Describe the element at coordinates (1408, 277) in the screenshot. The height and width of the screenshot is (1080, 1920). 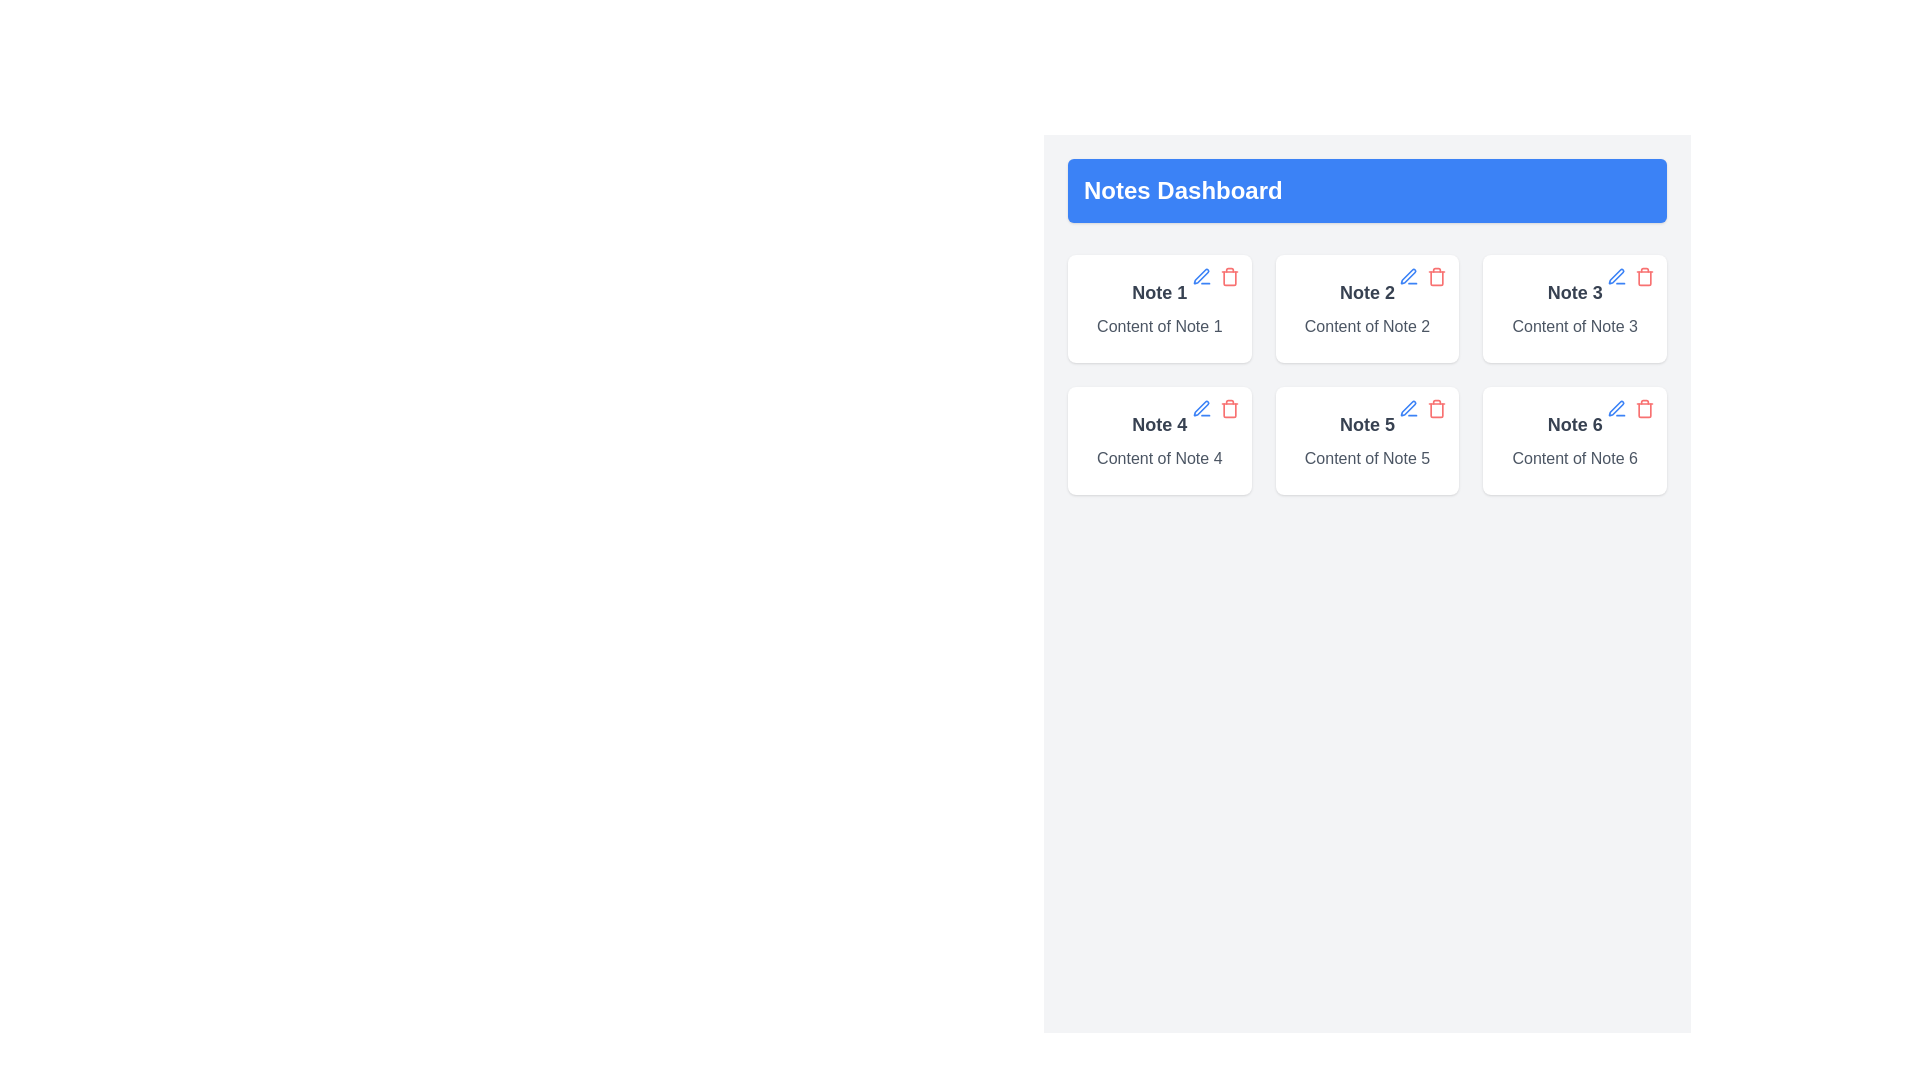
I see `the edit button located at the top-right corner of the 'Note 2' card in the 'Notes Dashboard'` at that location.